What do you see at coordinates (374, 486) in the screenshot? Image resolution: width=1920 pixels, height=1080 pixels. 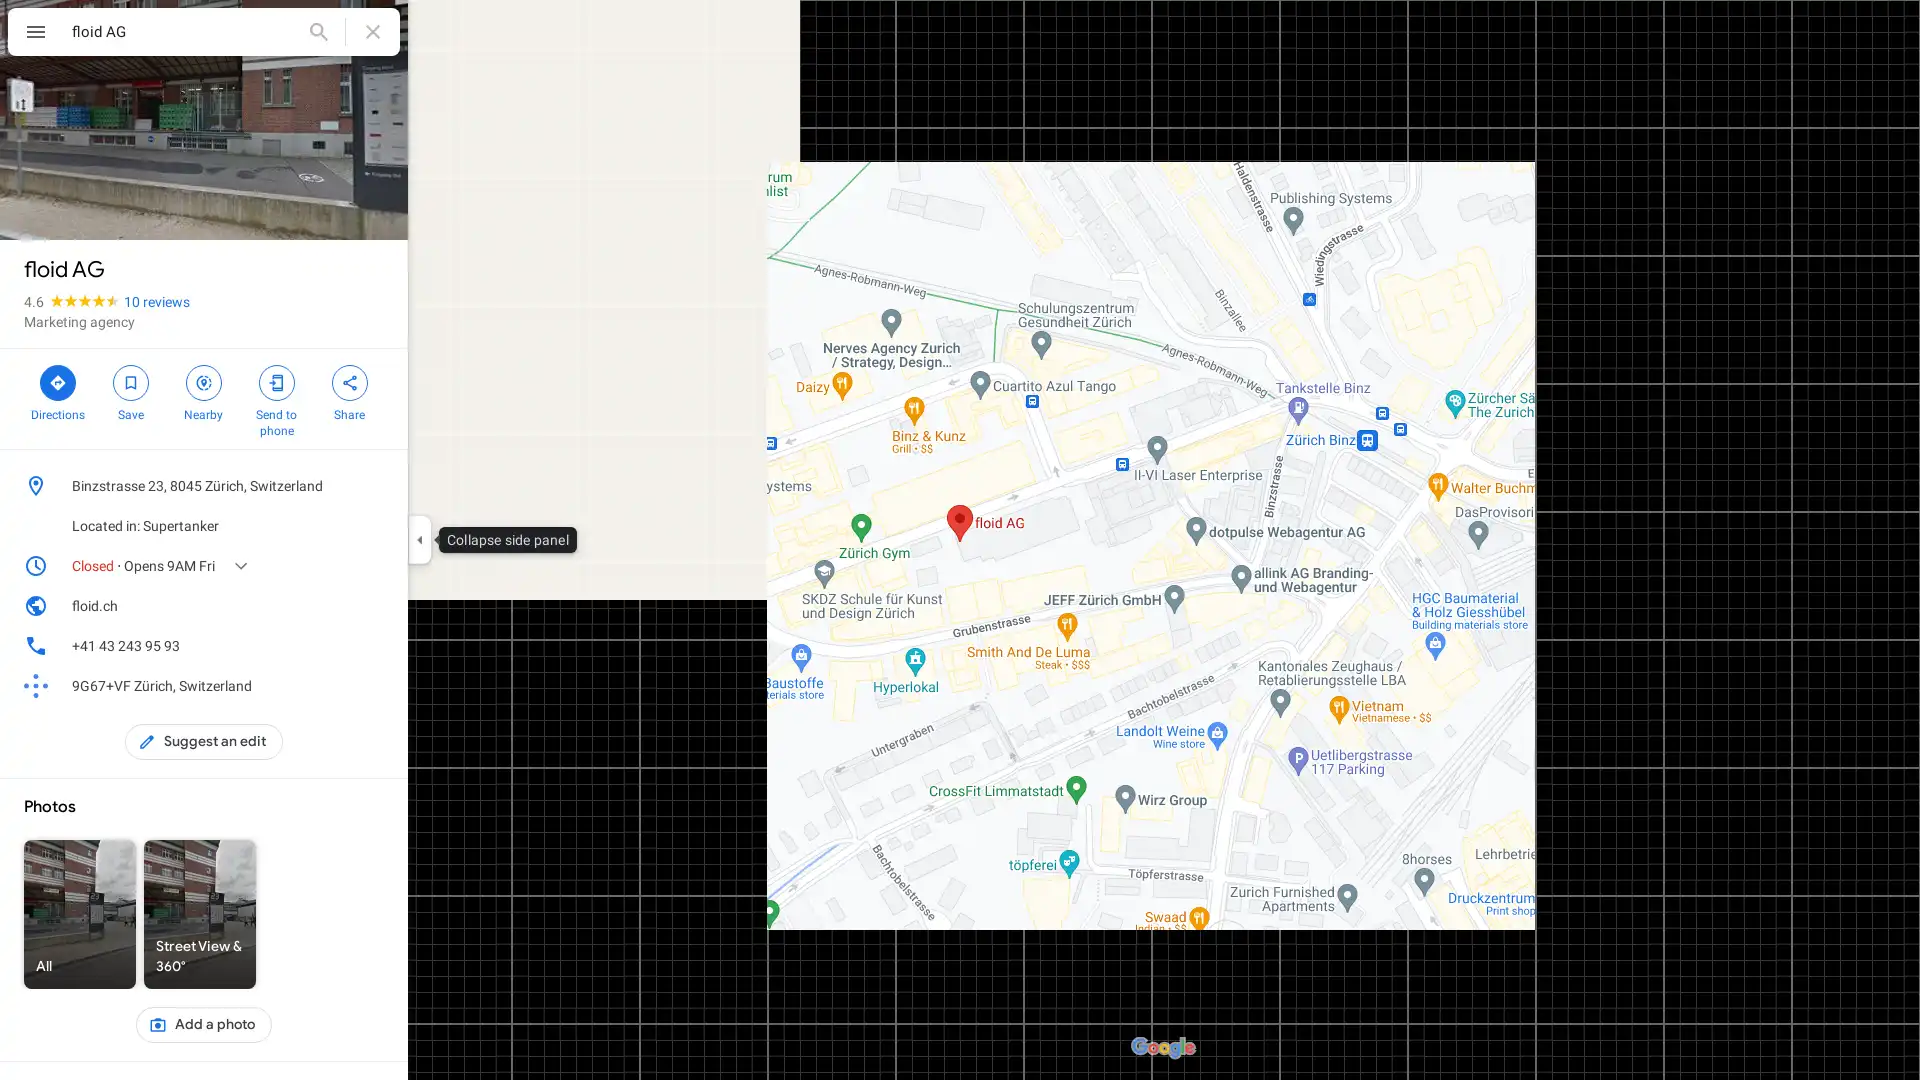 I see `Copy address` at bounding box center [374, 486].